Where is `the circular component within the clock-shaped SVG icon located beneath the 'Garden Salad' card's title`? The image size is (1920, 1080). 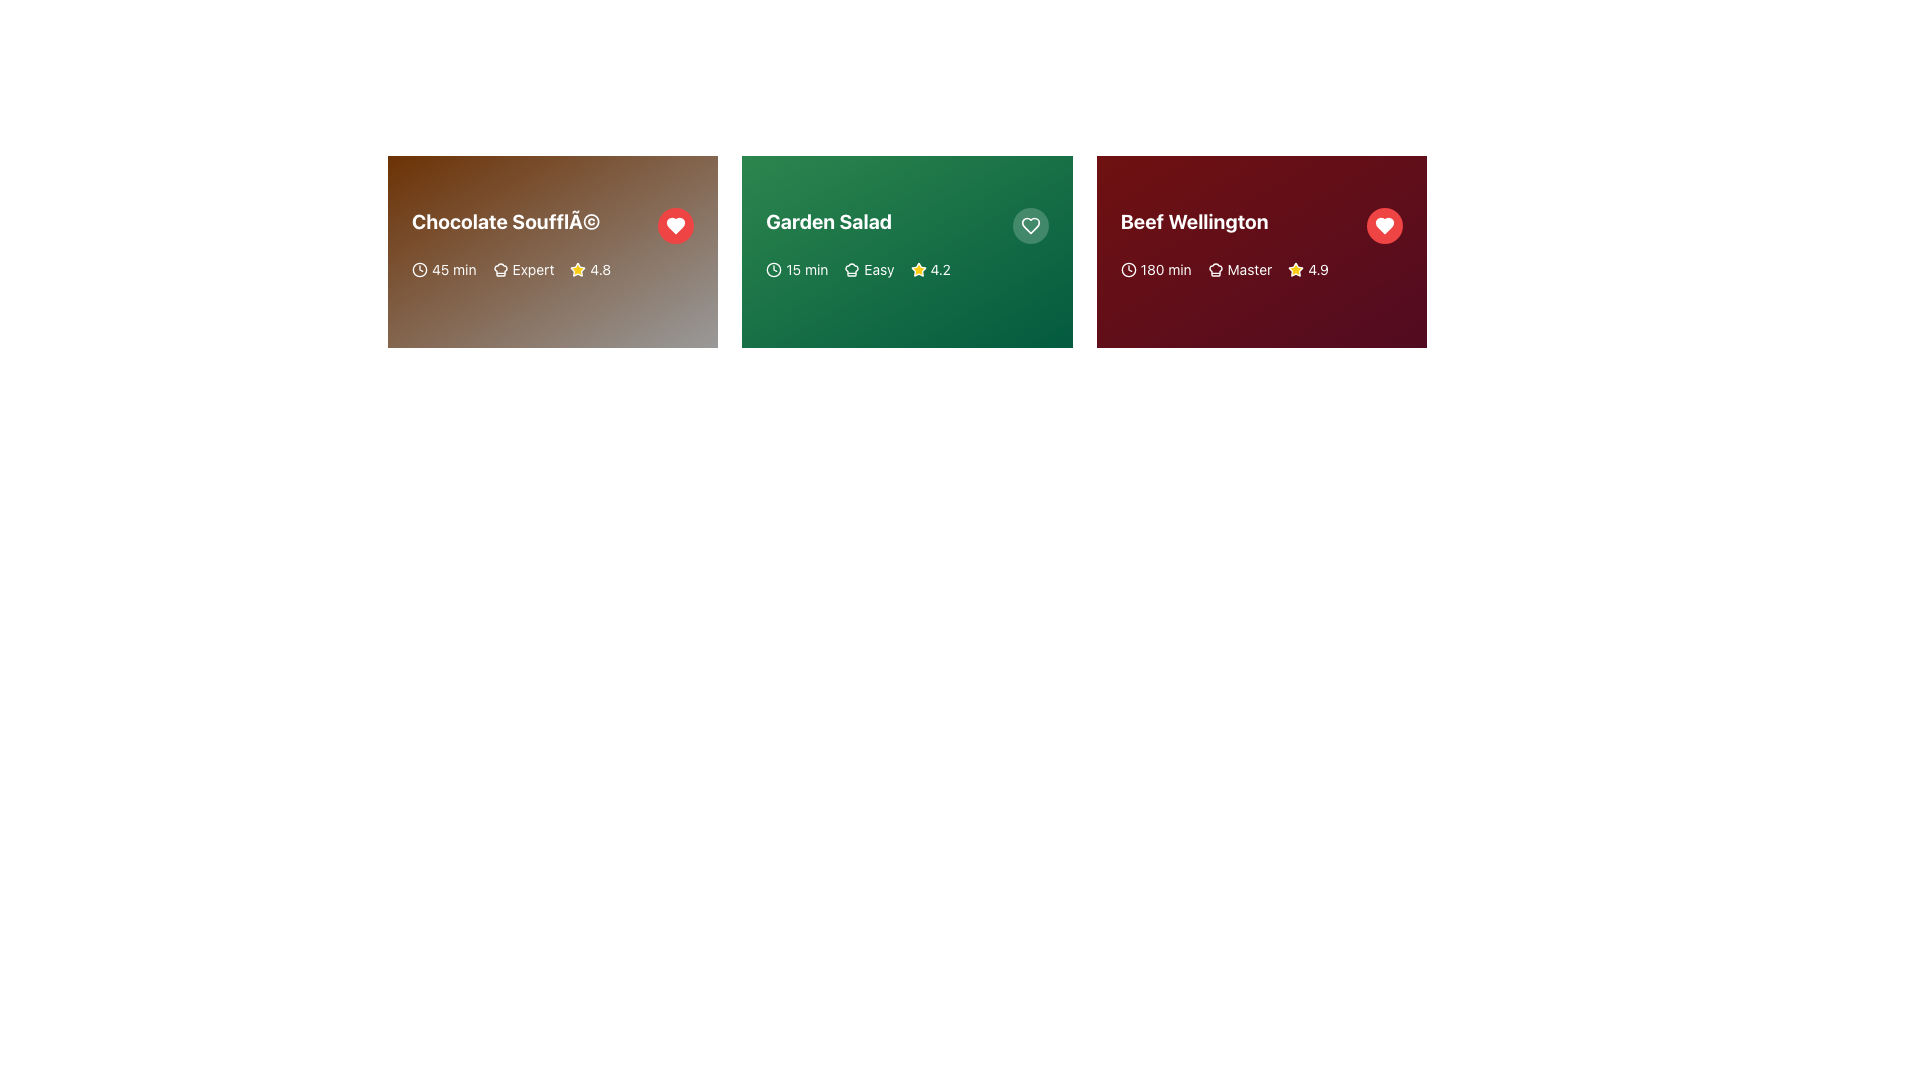
the circular component within the clock-shaped SVG icon located beneath the 'Garden Salad' card's title is located at coordinates (773, 270).